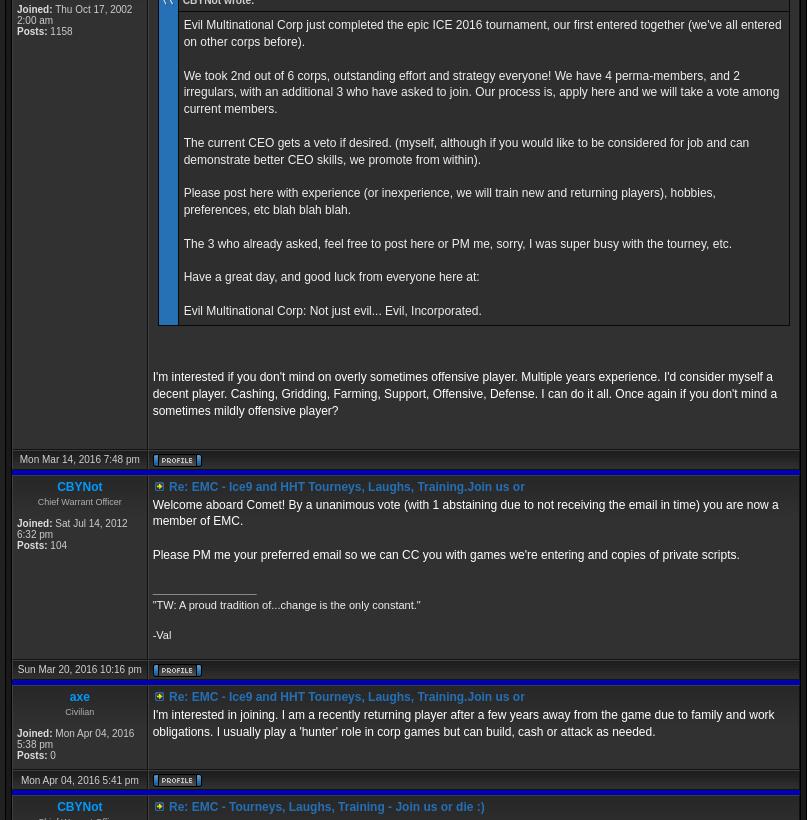 This screenshot has height=820, width=807. Describe the element at coordinates (151, 721) in the screenshot. I see `'I'm interested in joining.  I am a recently returning player after a few years away from the game due to family and work obligations.  I usually play a 'hunter' role in corp games but can build, cash or attack as needed.'` at that location.